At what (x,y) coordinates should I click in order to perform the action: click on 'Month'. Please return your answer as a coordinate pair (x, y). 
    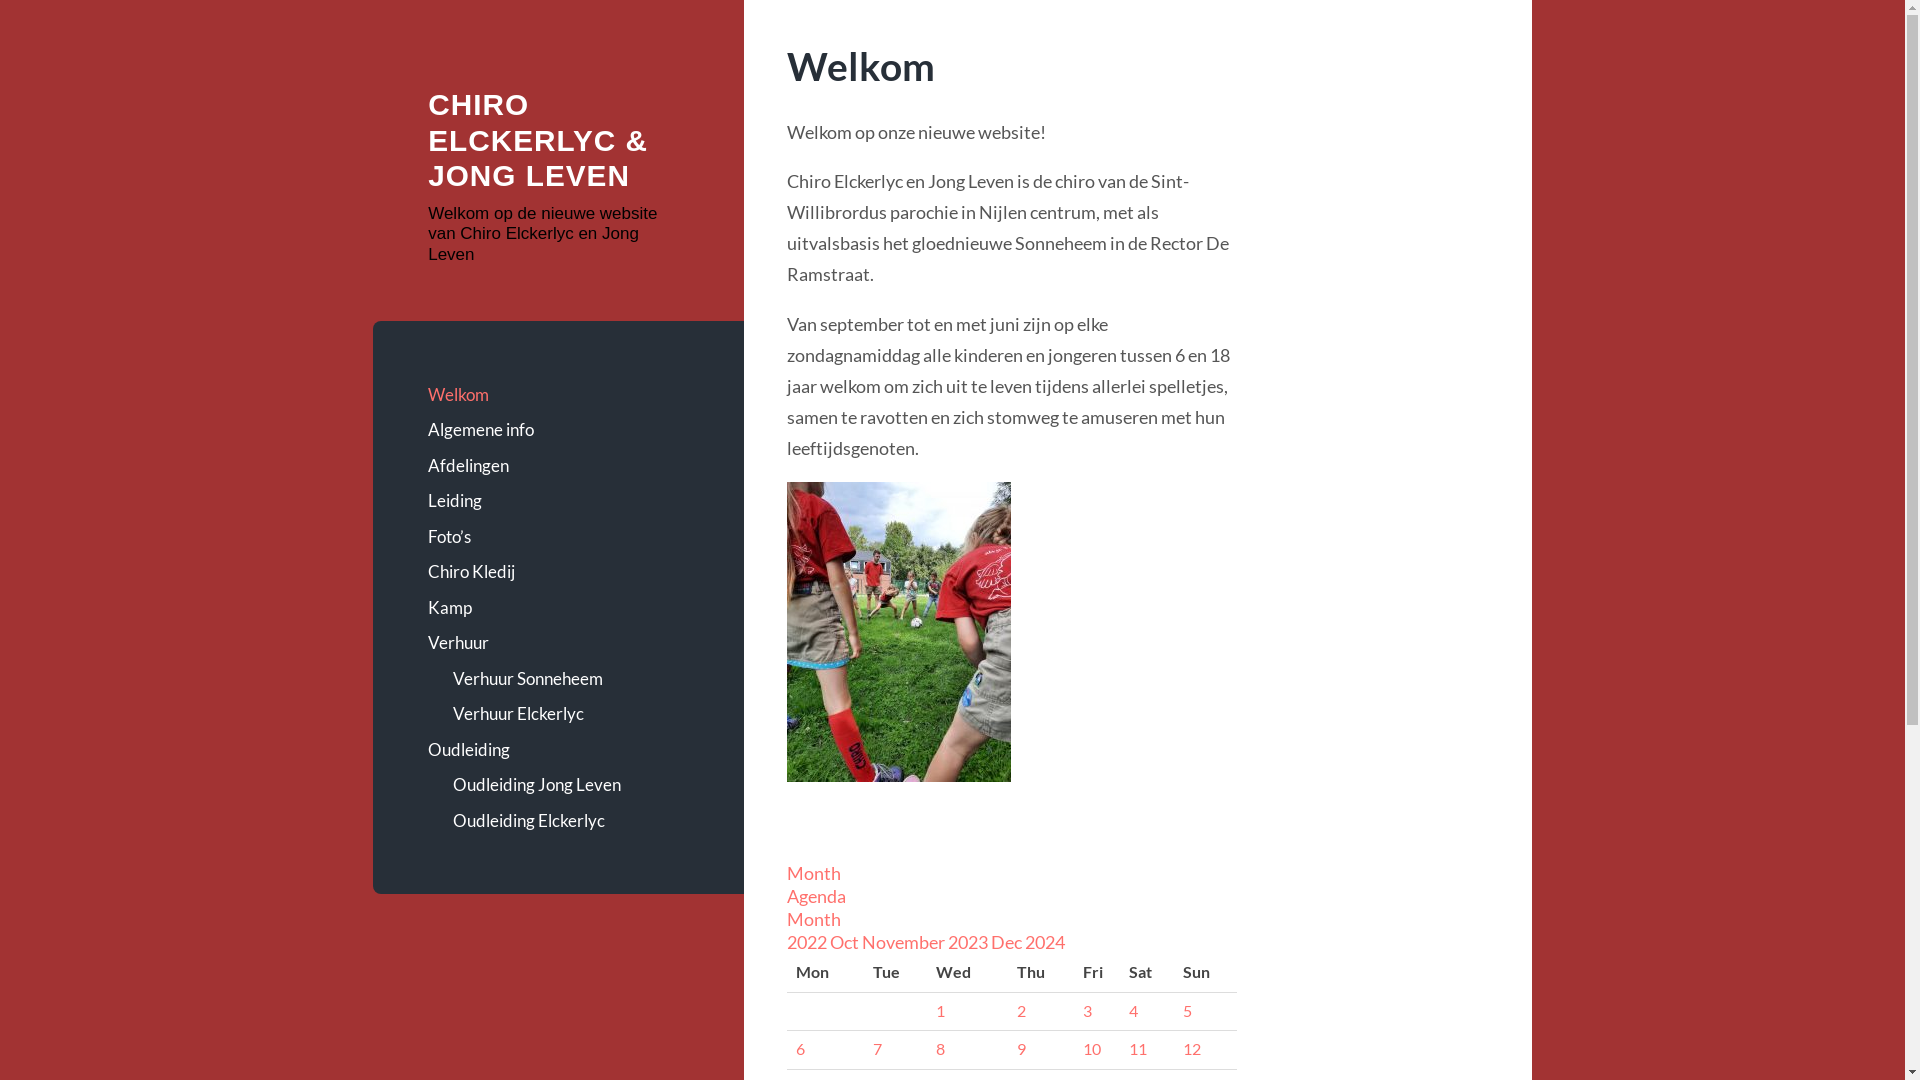
    Looking at the image, I should click on (814, 918).